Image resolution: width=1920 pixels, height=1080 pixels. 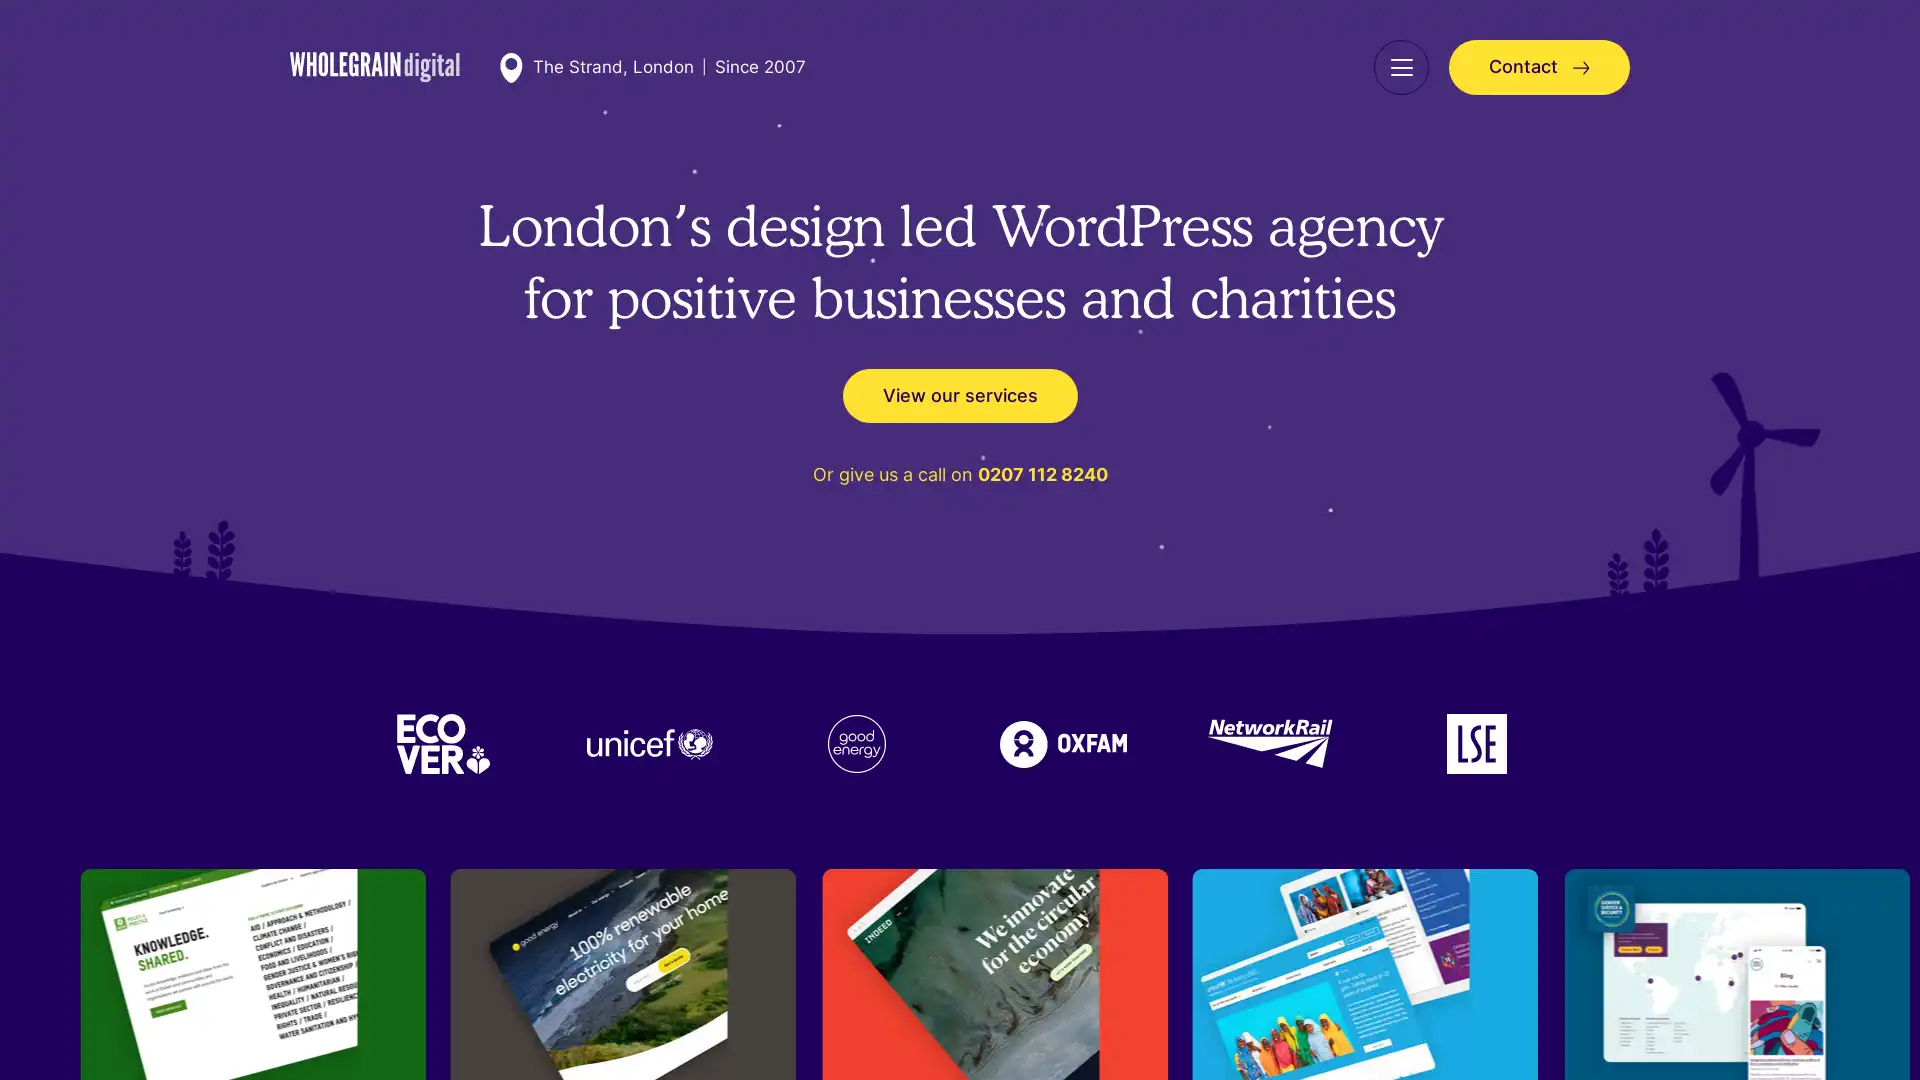 What do you see at coordinates (1400, 66) in the screenshot?
I see `Open menu` at bounding box center [1400, 66].